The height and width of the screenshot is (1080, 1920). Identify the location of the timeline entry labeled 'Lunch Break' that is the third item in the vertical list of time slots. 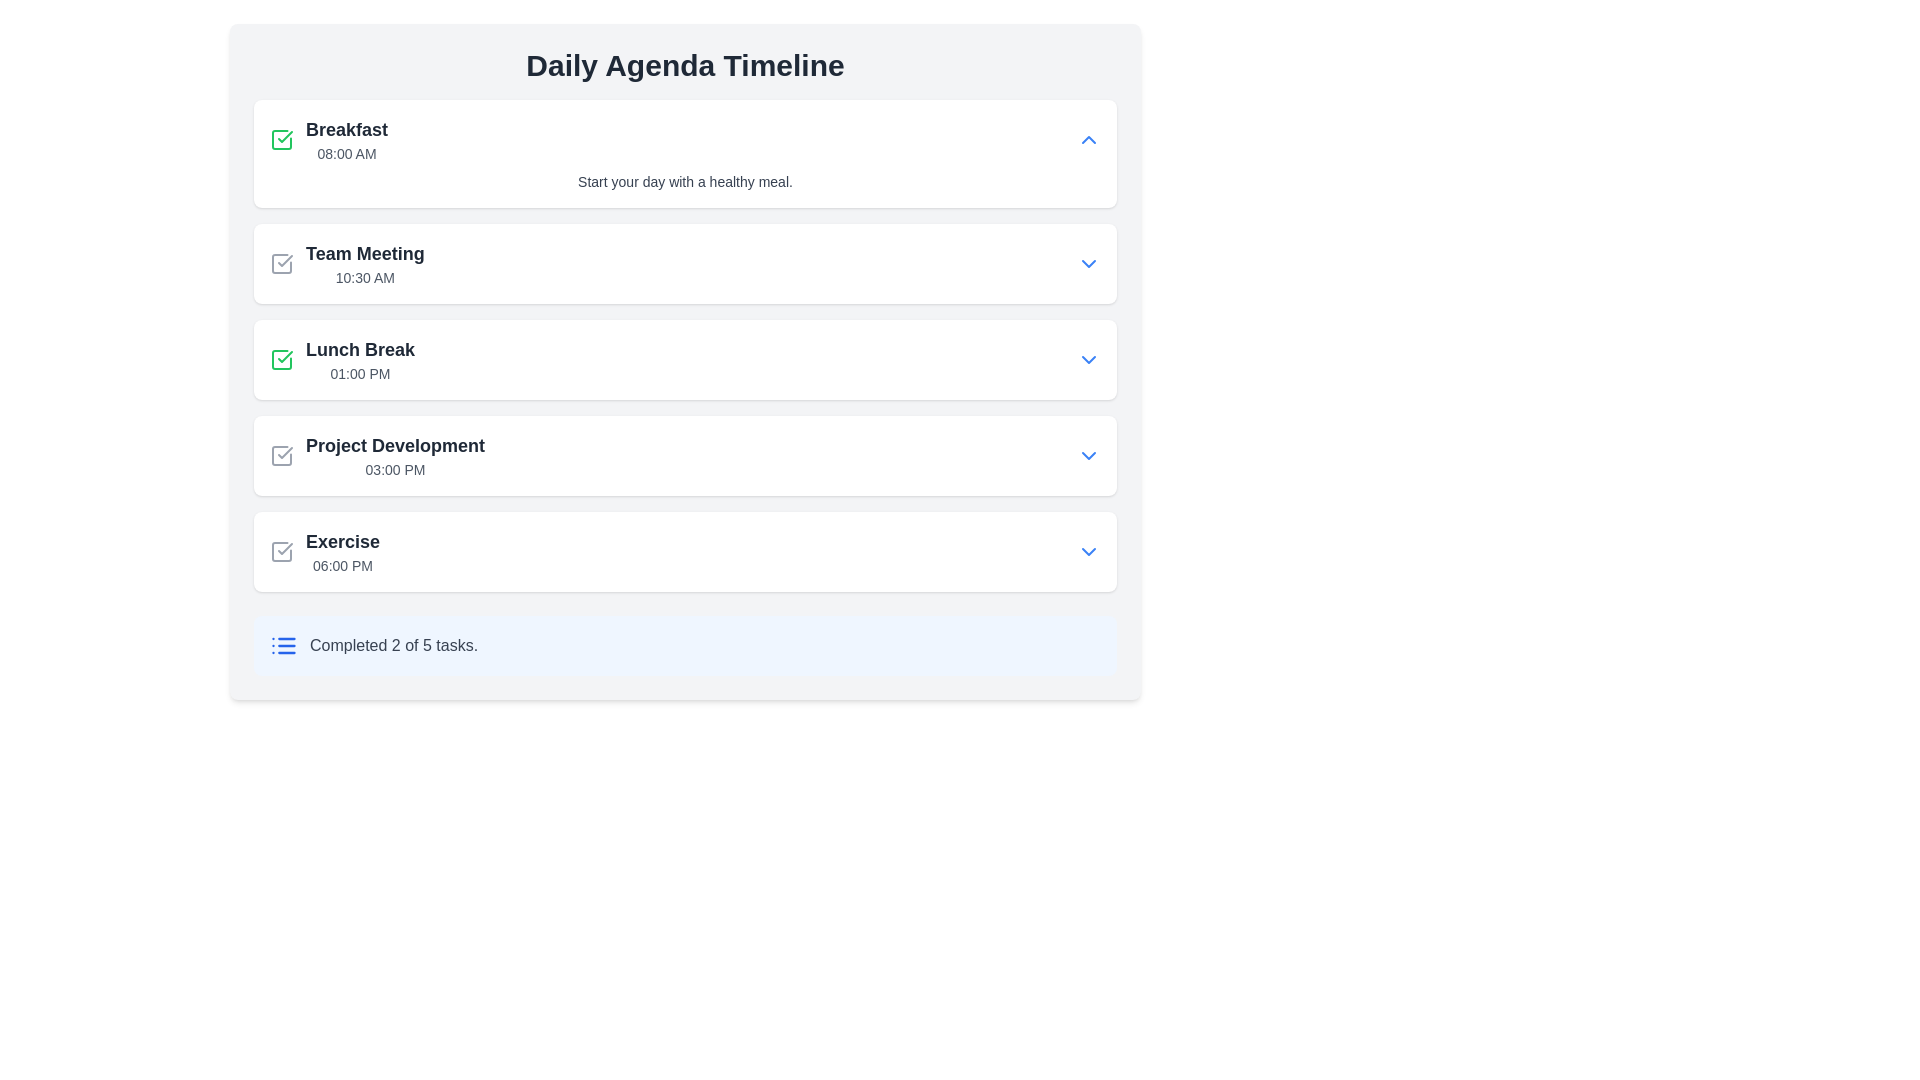
(685, 358).